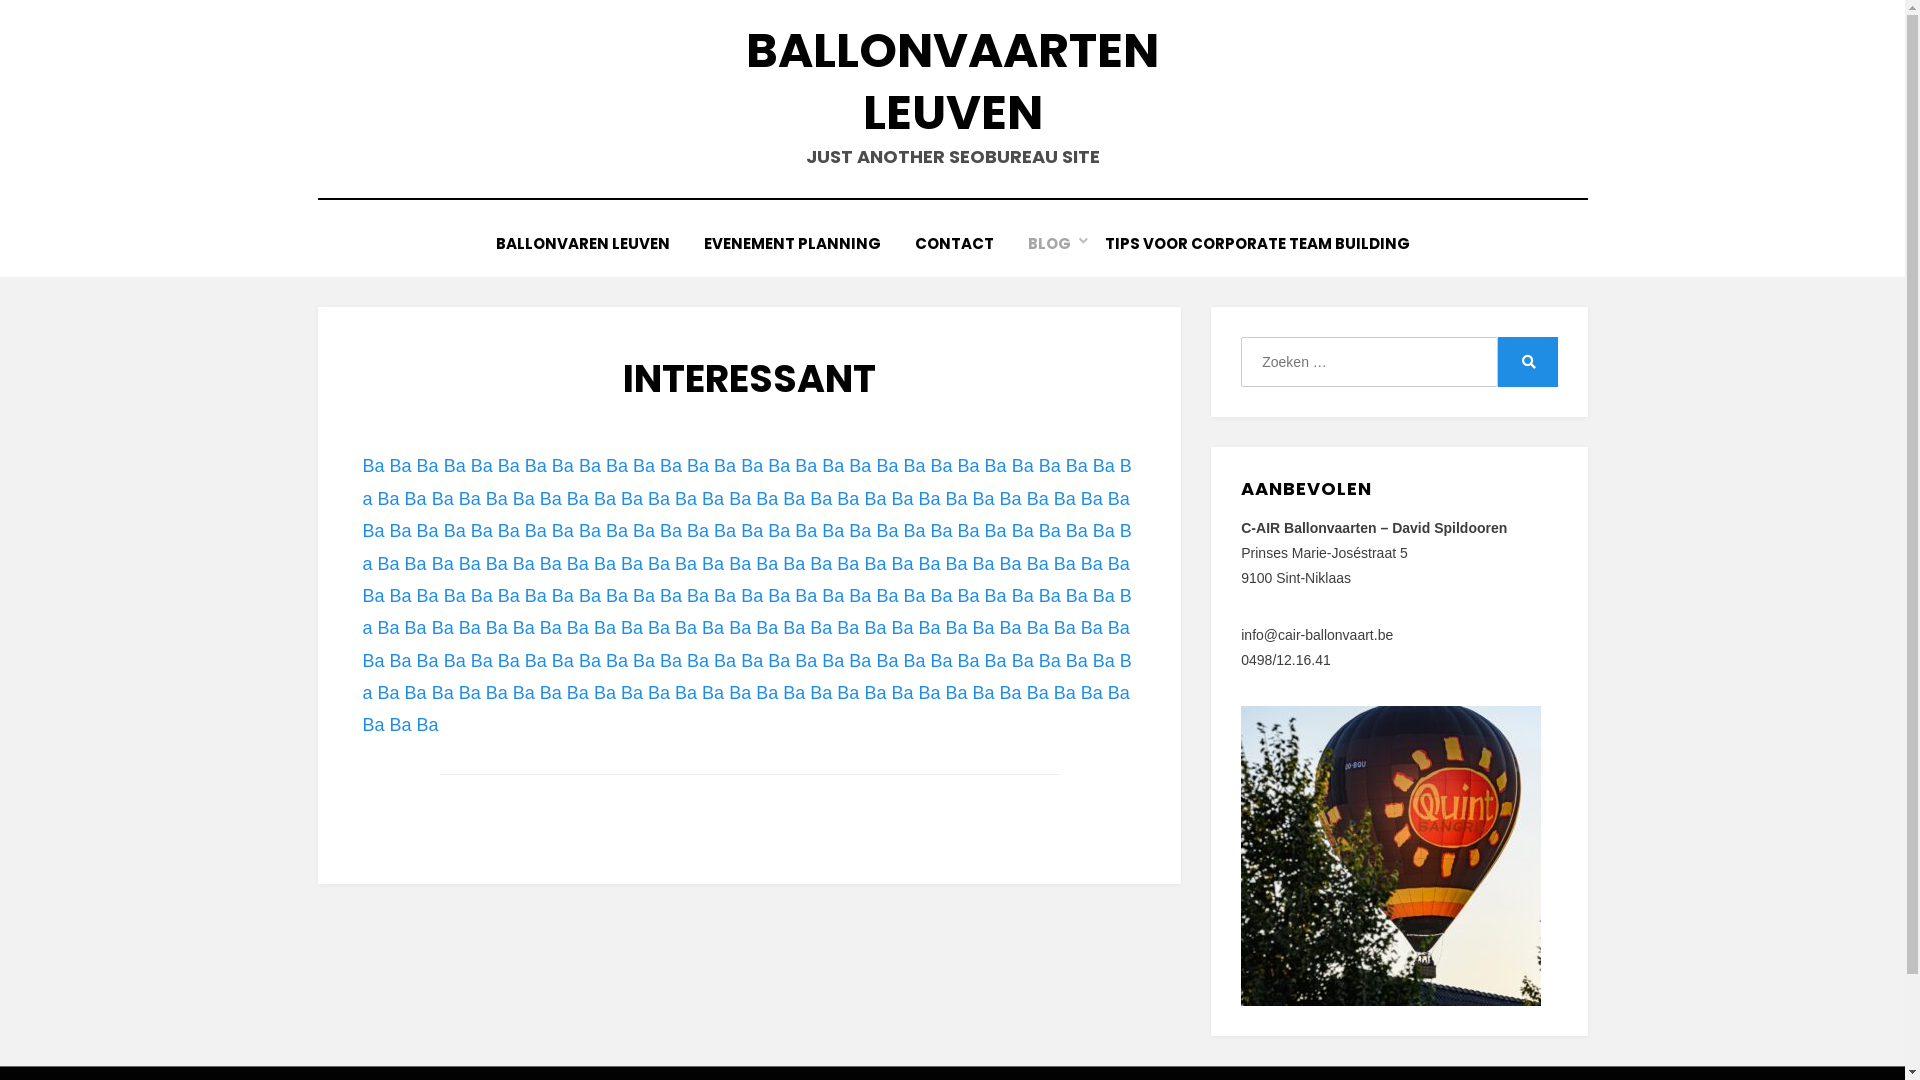 This screenshot has width=1920, height=1080. I want to click on 'Ba', so click(723, 595).